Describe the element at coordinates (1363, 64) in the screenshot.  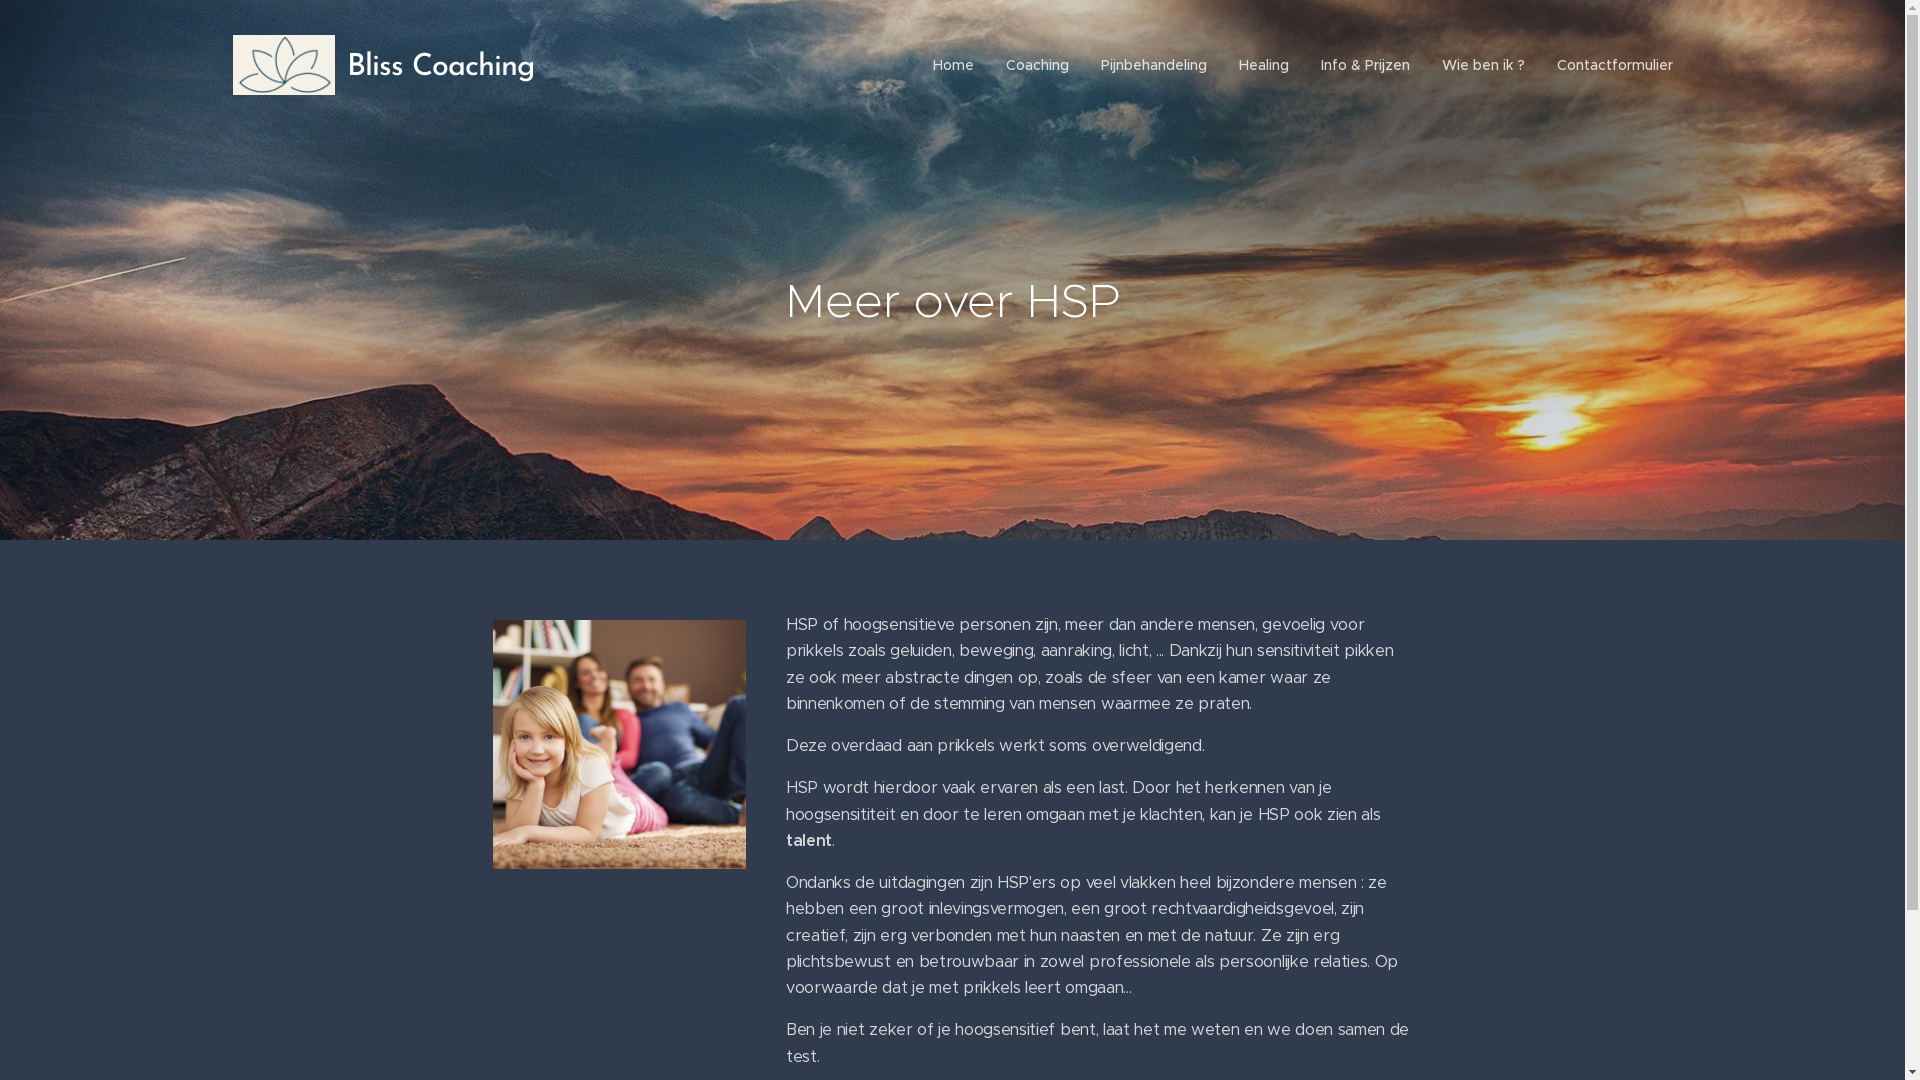
I see `'Info & Prijzen'` at that location.